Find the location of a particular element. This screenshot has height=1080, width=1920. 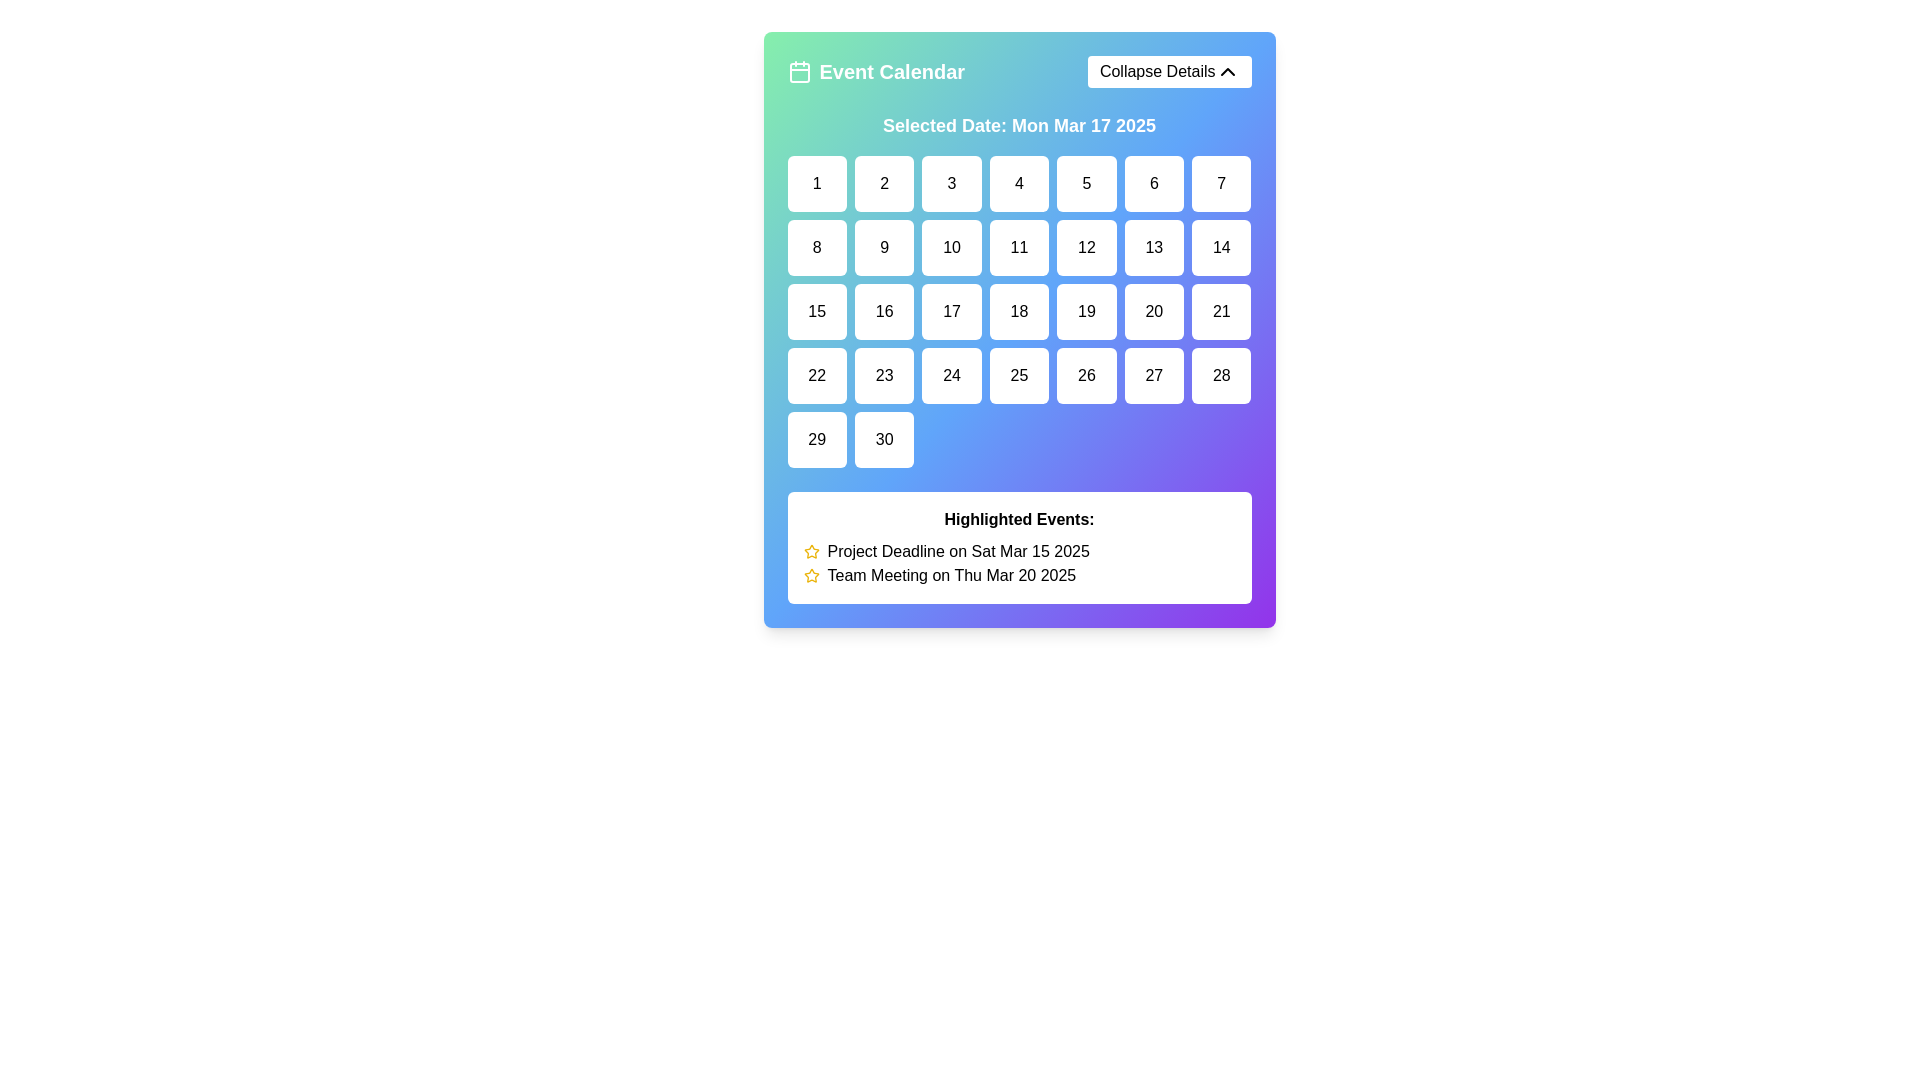

the Static Text Label that displays the currently selected date, located below the calendar's title text is located at coordinates (1019, 126).